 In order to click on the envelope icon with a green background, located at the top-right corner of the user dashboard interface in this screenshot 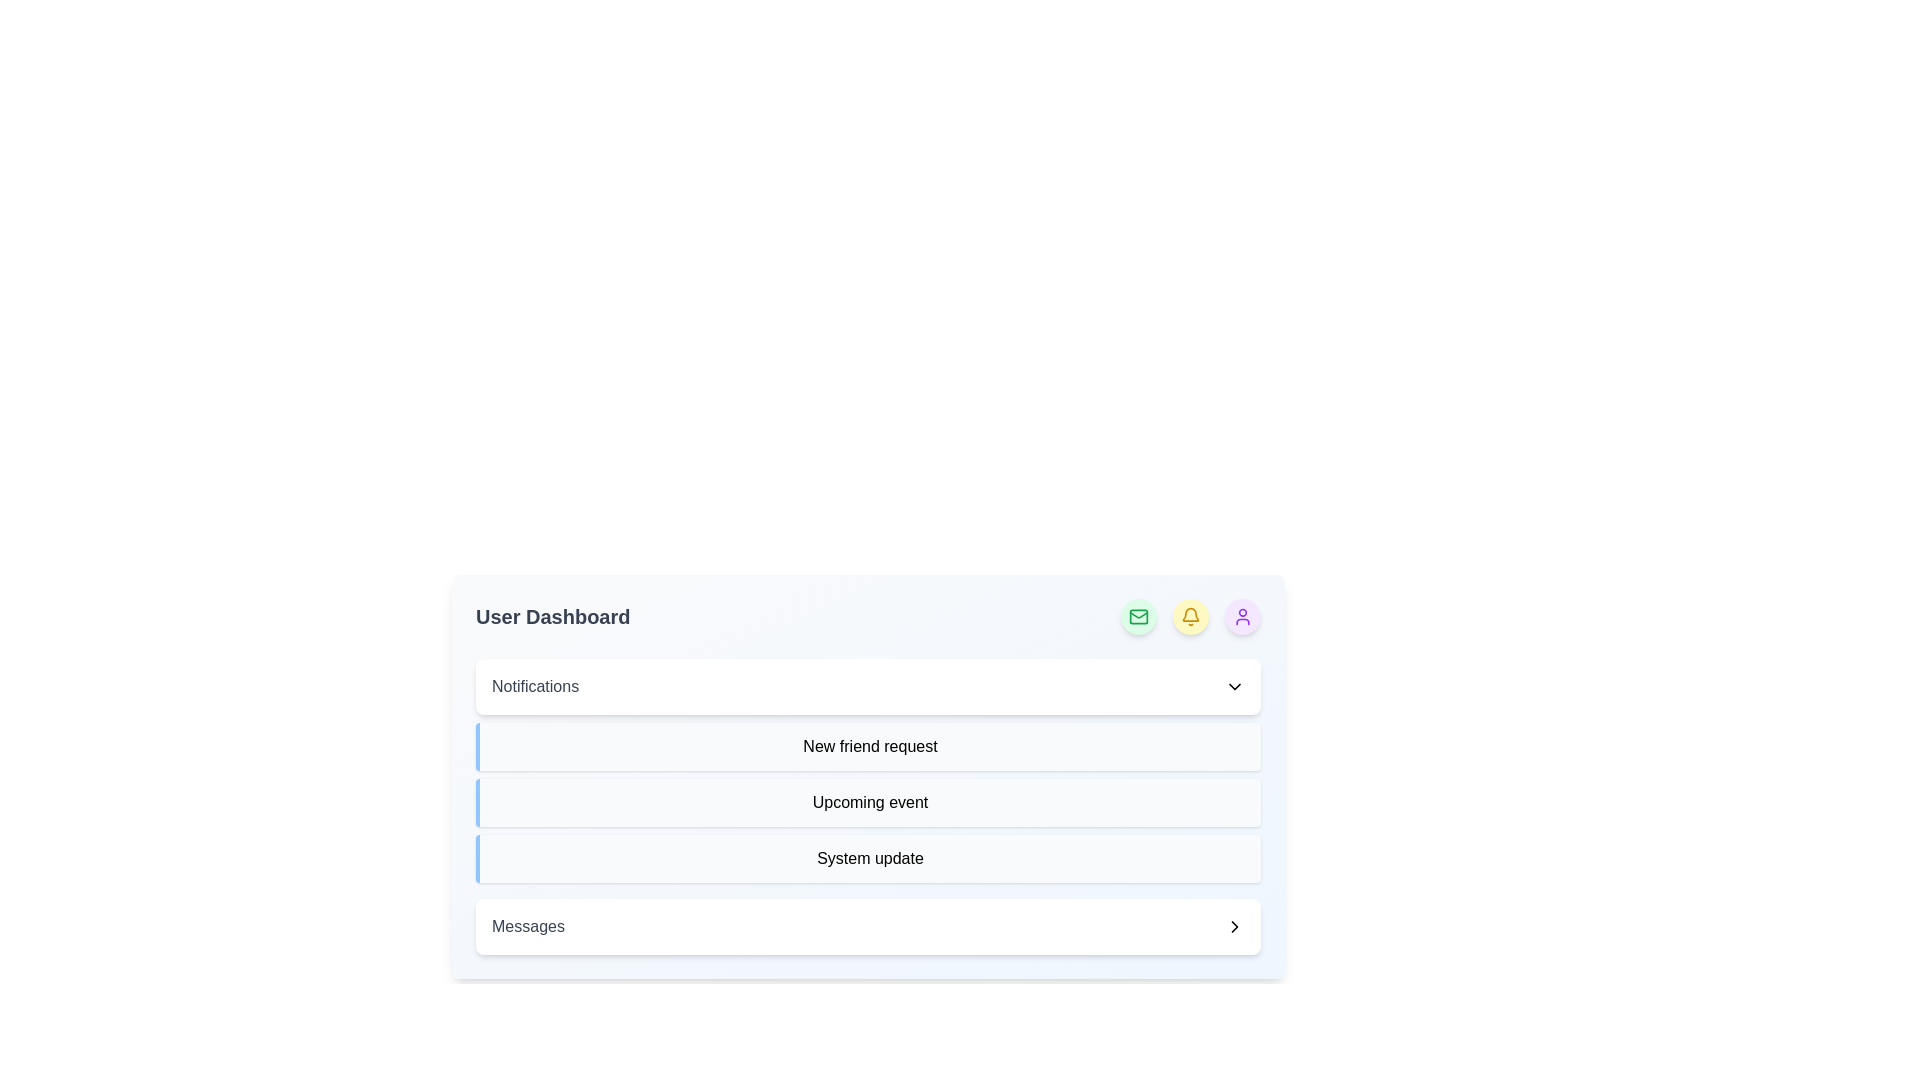, I will do `click(1138, 616)`.